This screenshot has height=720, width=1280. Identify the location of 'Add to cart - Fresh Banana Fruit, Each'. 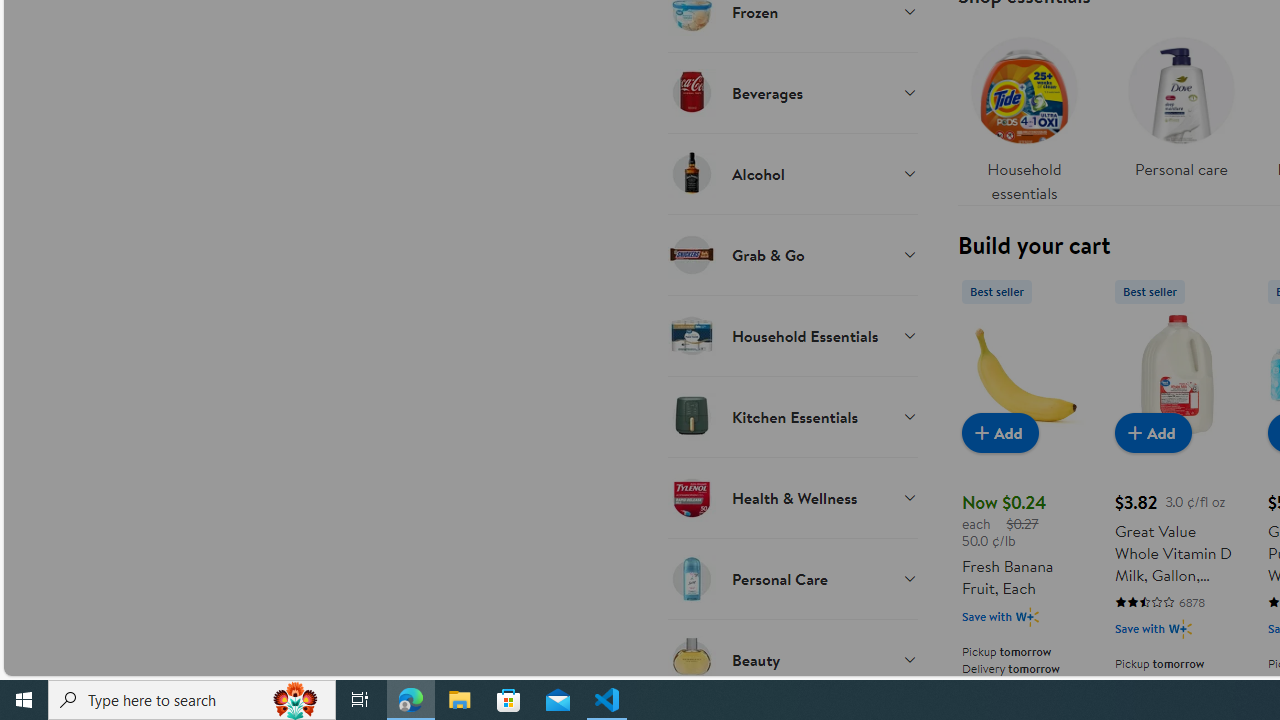
(1000, 431).